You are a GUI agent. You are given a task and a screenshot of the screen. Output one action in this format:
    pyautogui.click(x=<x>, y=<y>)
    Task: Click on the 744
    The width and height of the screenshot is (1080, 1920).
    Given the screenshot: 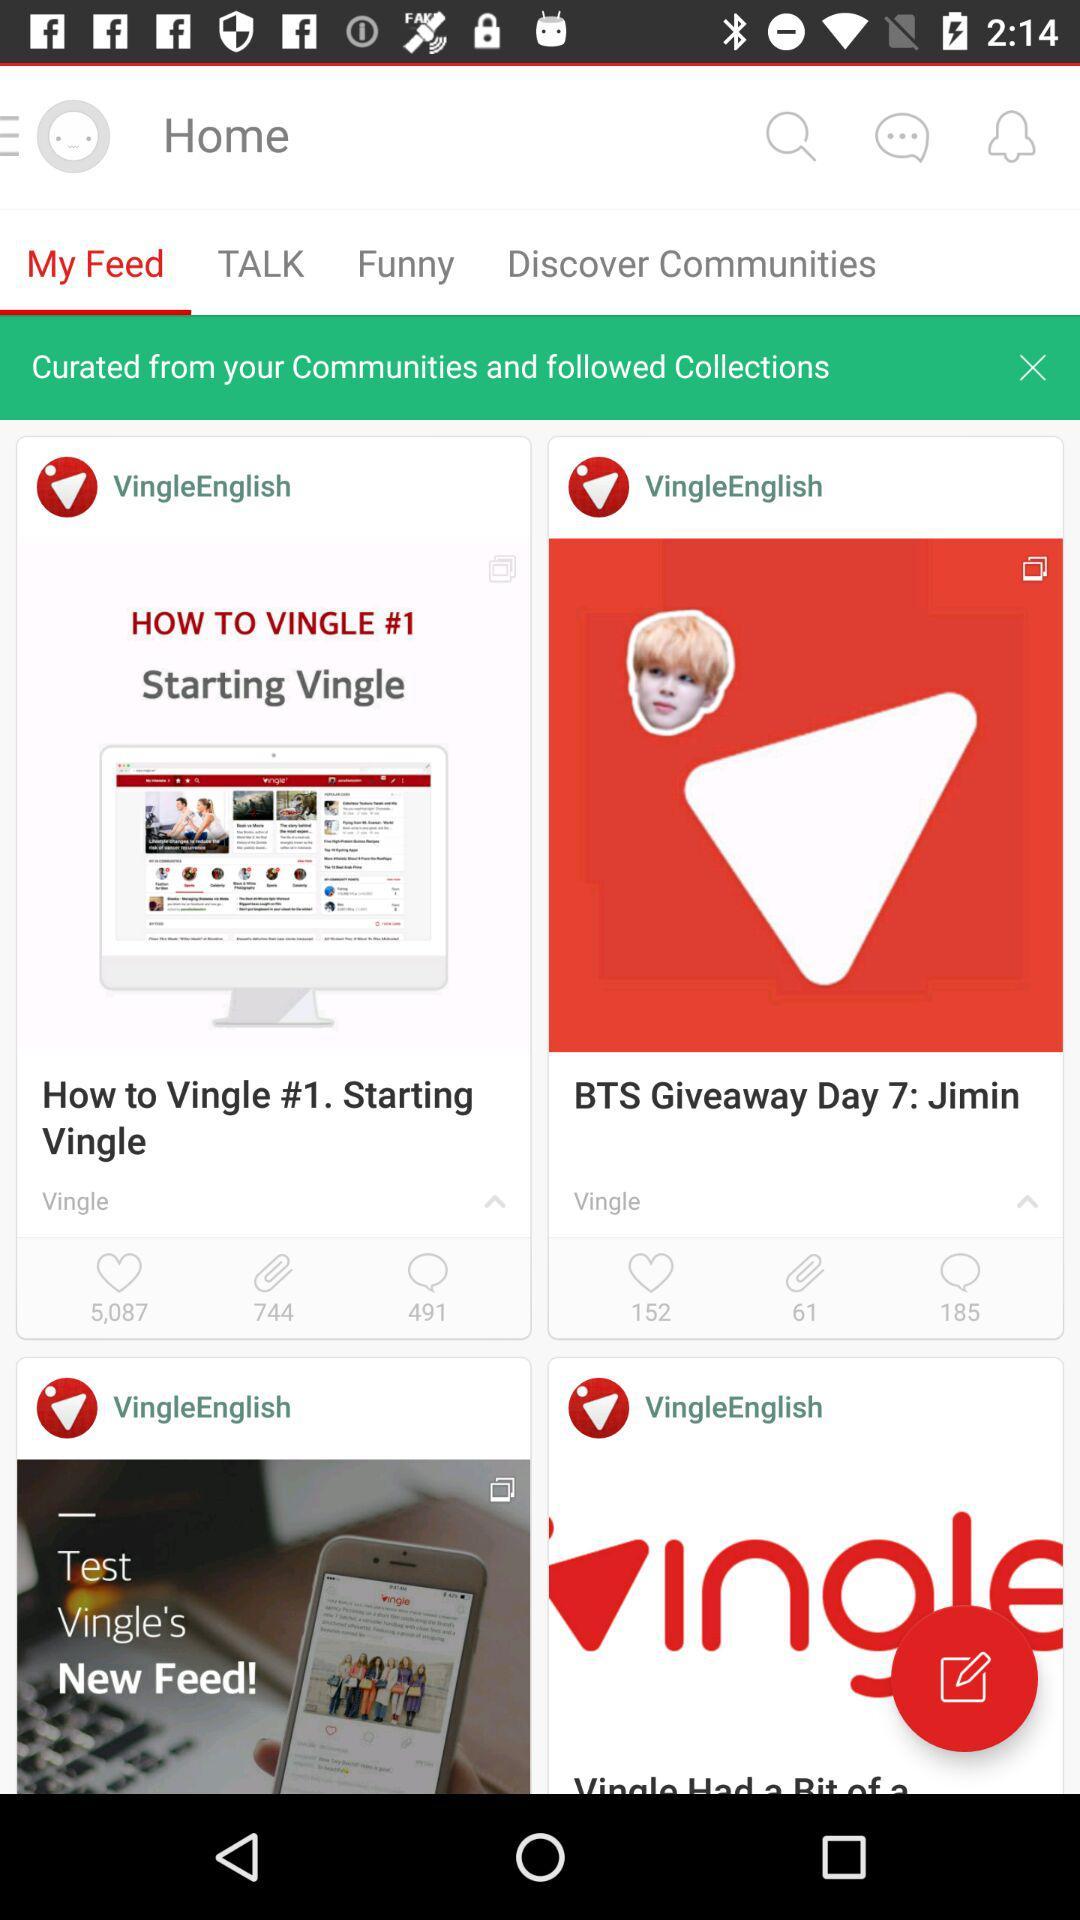 What is the action you would take?
    pyautogui.click(x=273, y=1290)
    